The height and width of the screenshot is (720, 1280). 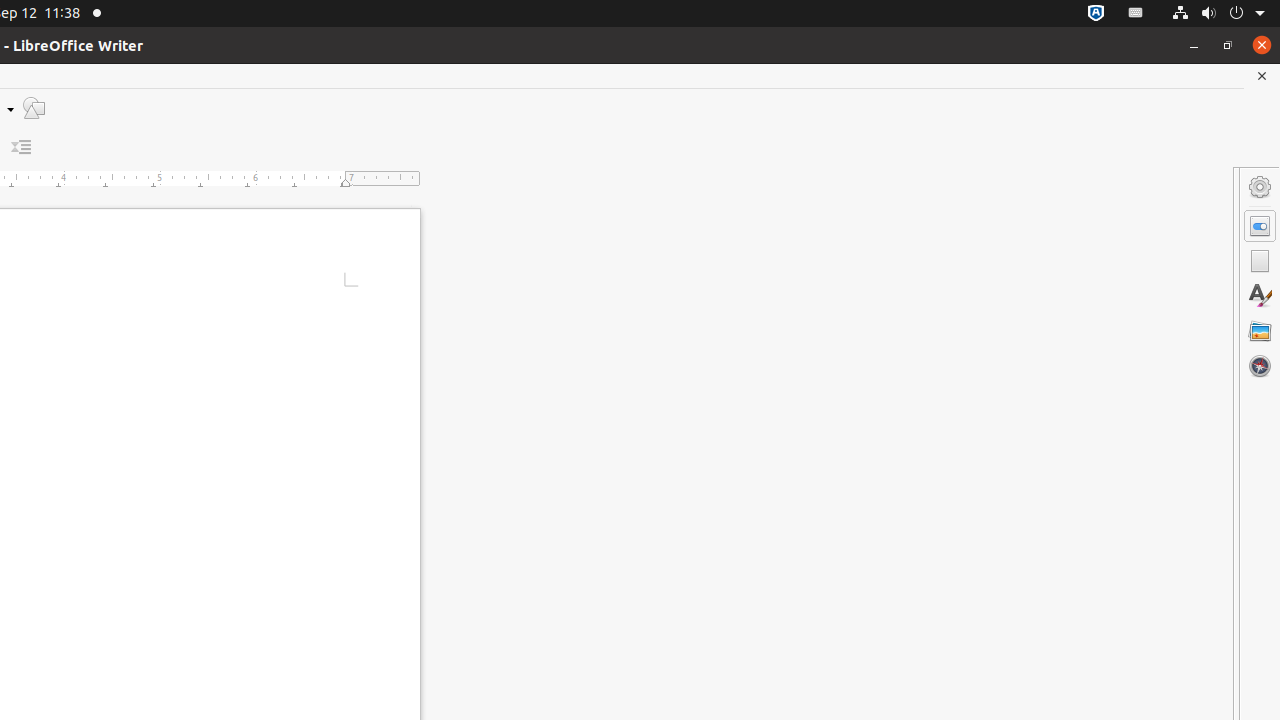 I want to click on 'Properties', so click(x=1259, y=225).